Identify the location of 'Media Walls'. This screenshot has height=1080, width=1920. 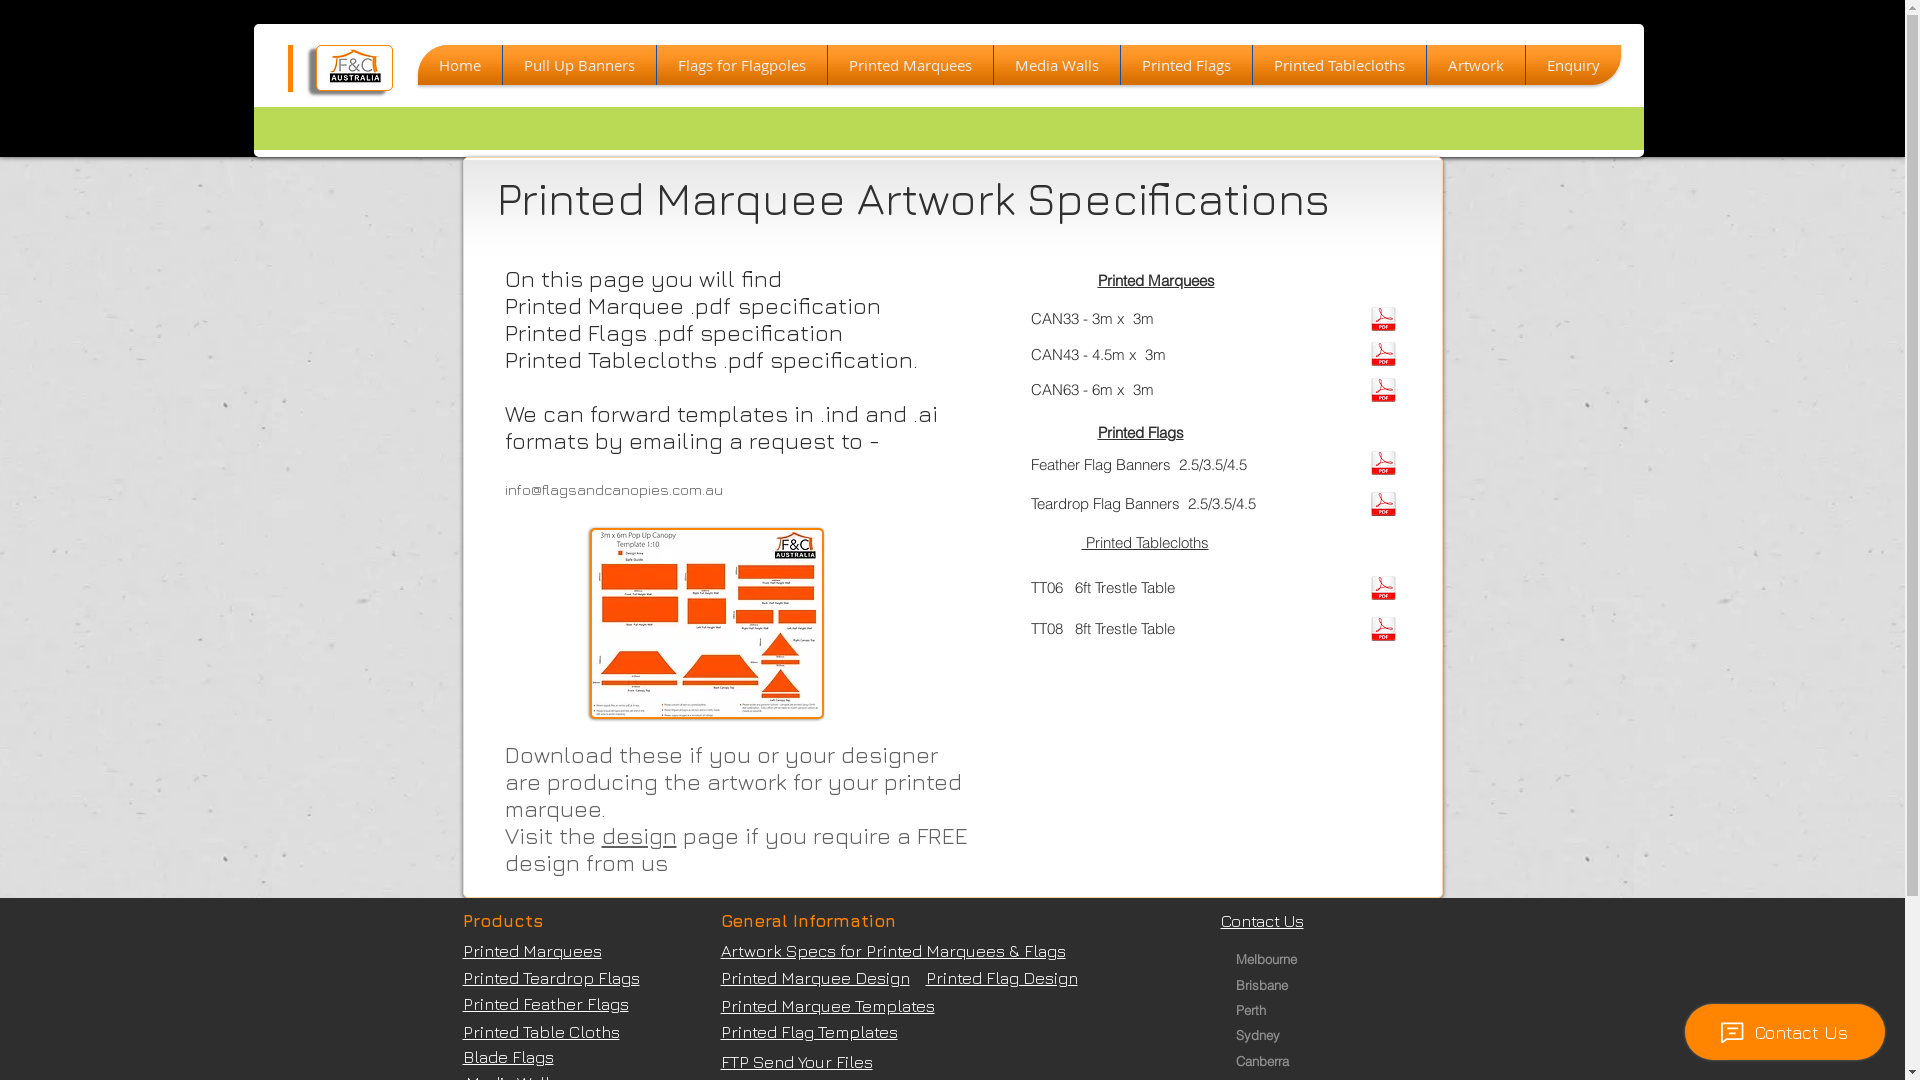
(993, 64).